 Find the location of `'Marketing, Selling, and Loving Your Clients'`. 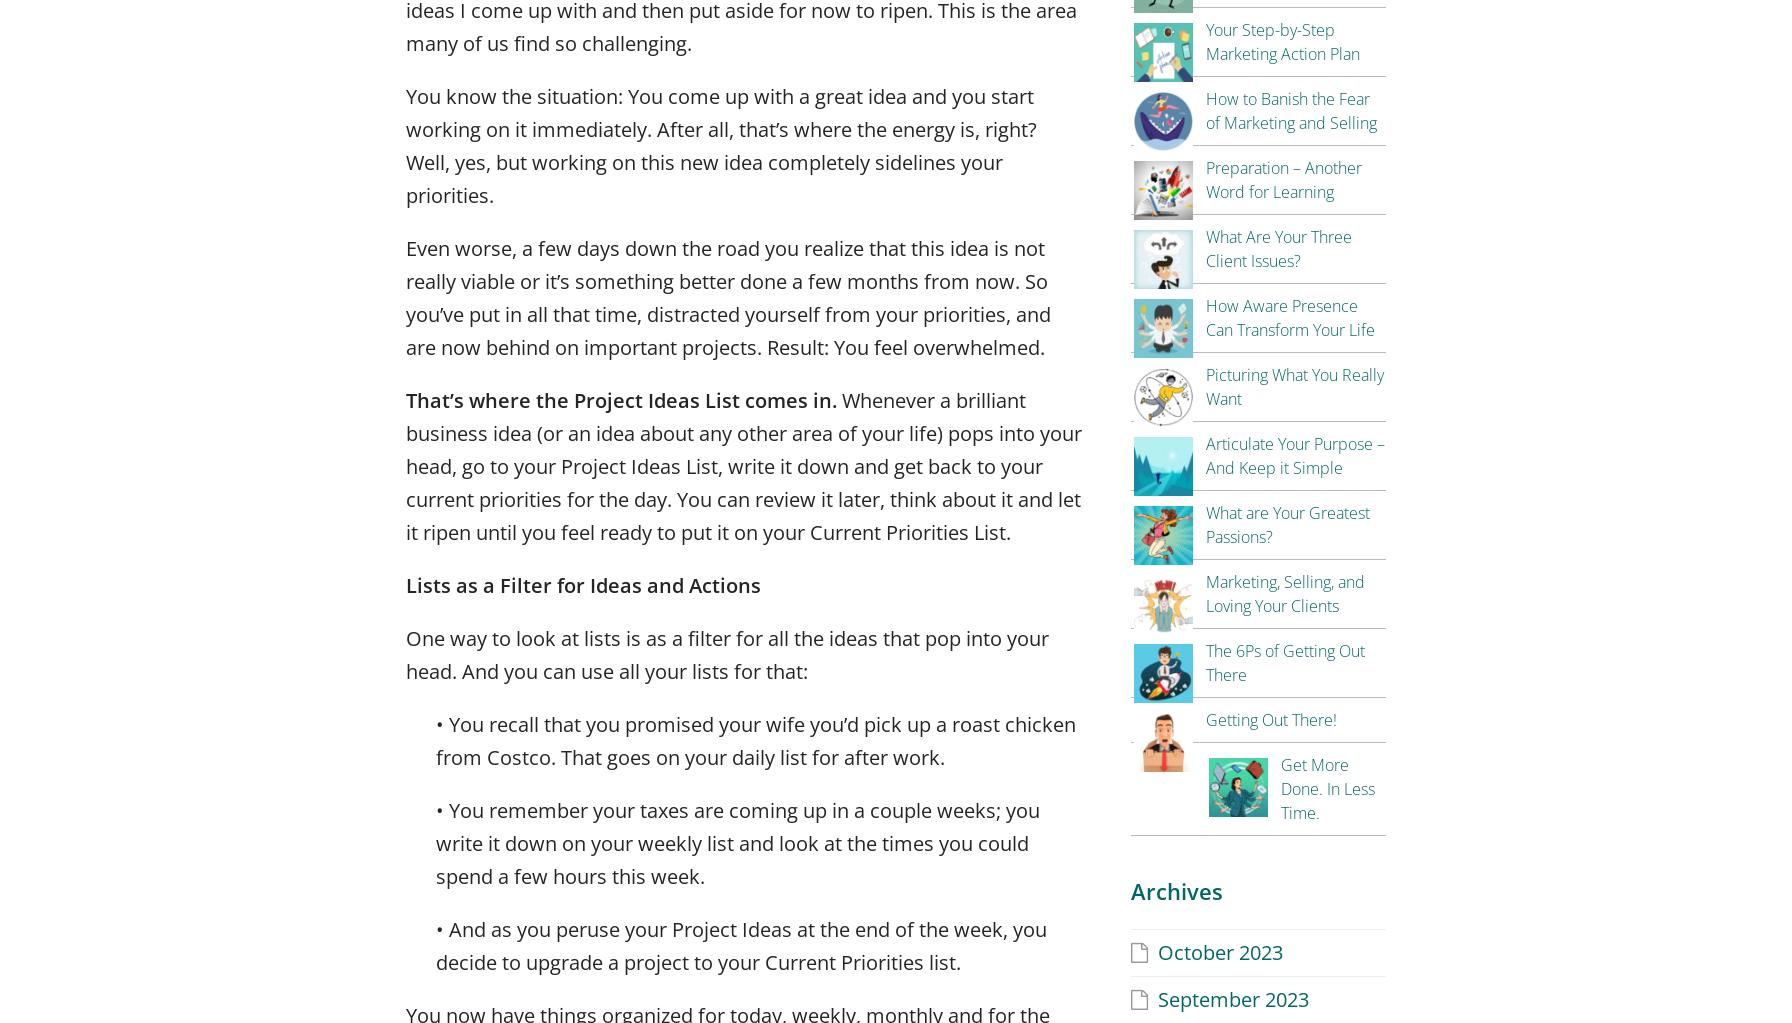

'Marketing, Selling, and Loving Your Clients' is located at coordinates (1285, 592).